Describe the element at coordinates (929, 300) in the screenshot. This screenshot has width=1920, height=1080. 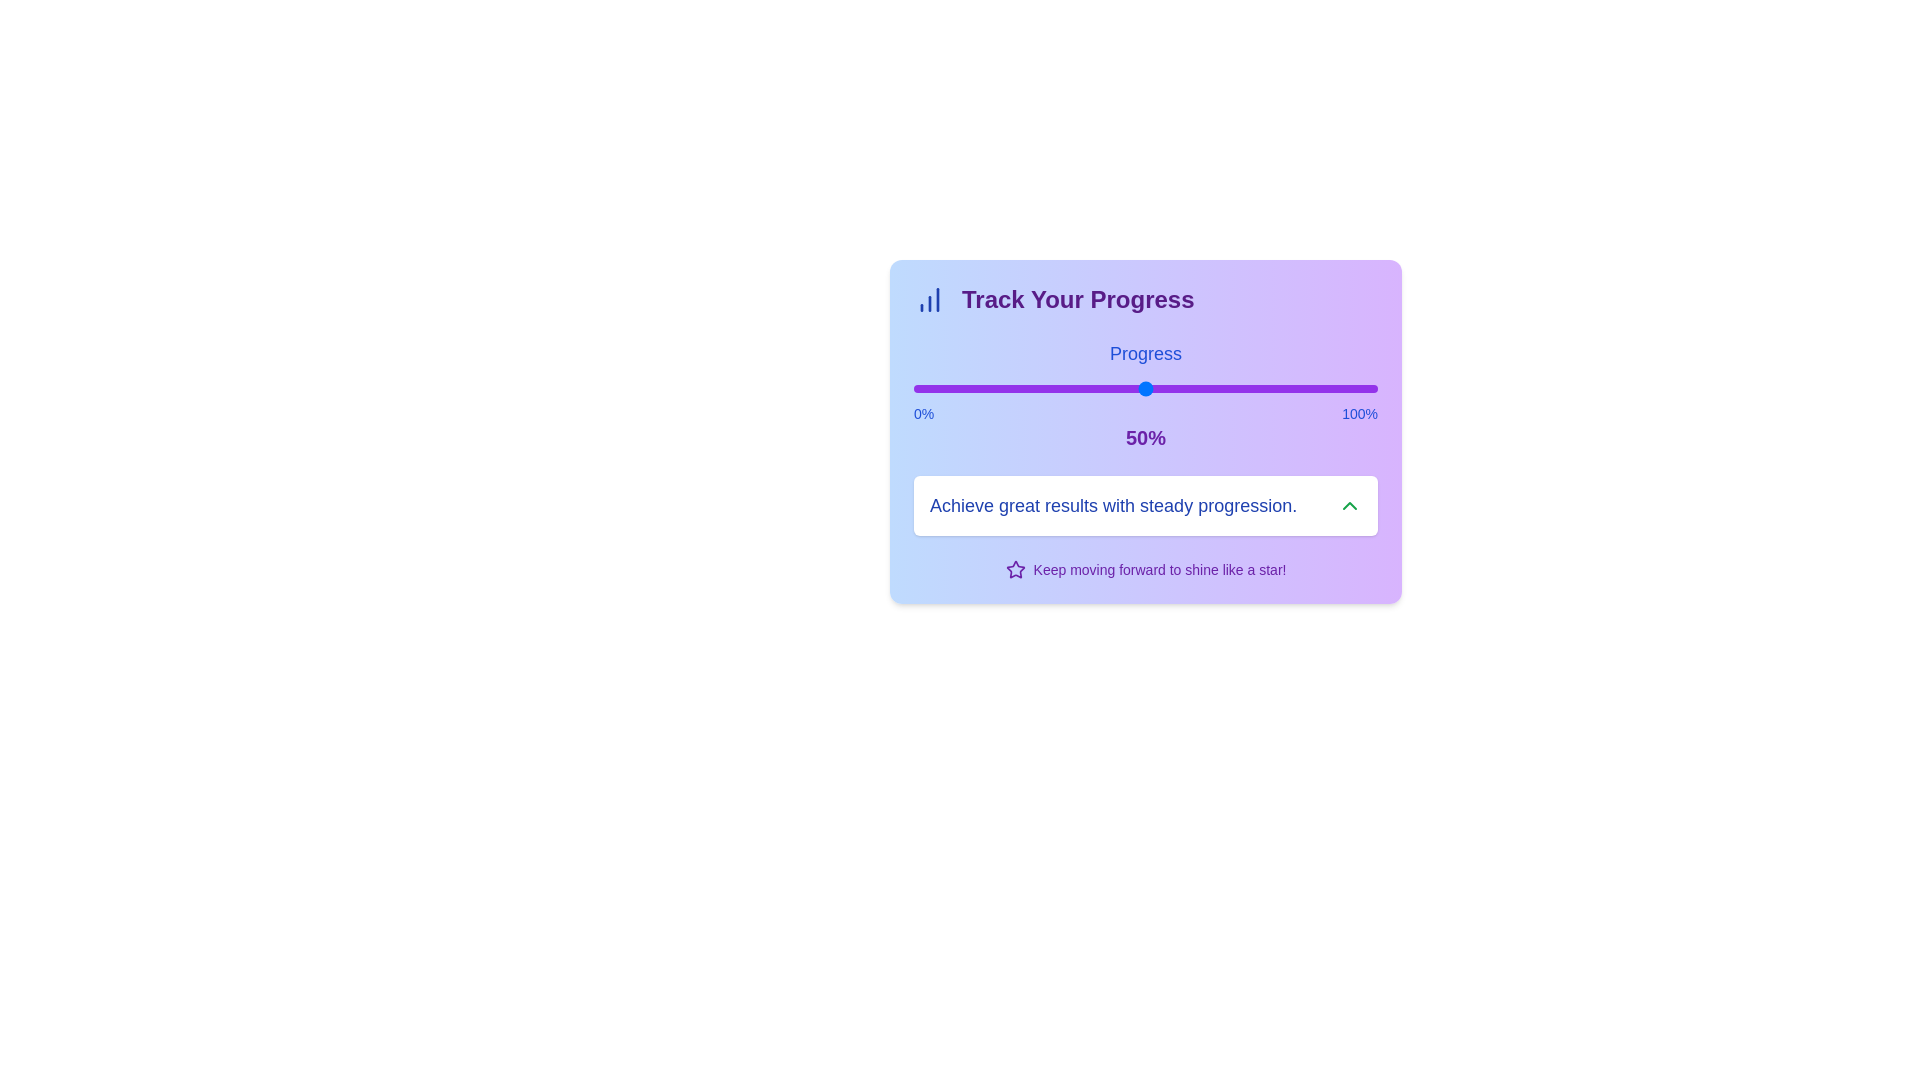
I see `the progress tracking icon located to the left of the 'Track Your Progress' title in the top section of the interface` at that location.